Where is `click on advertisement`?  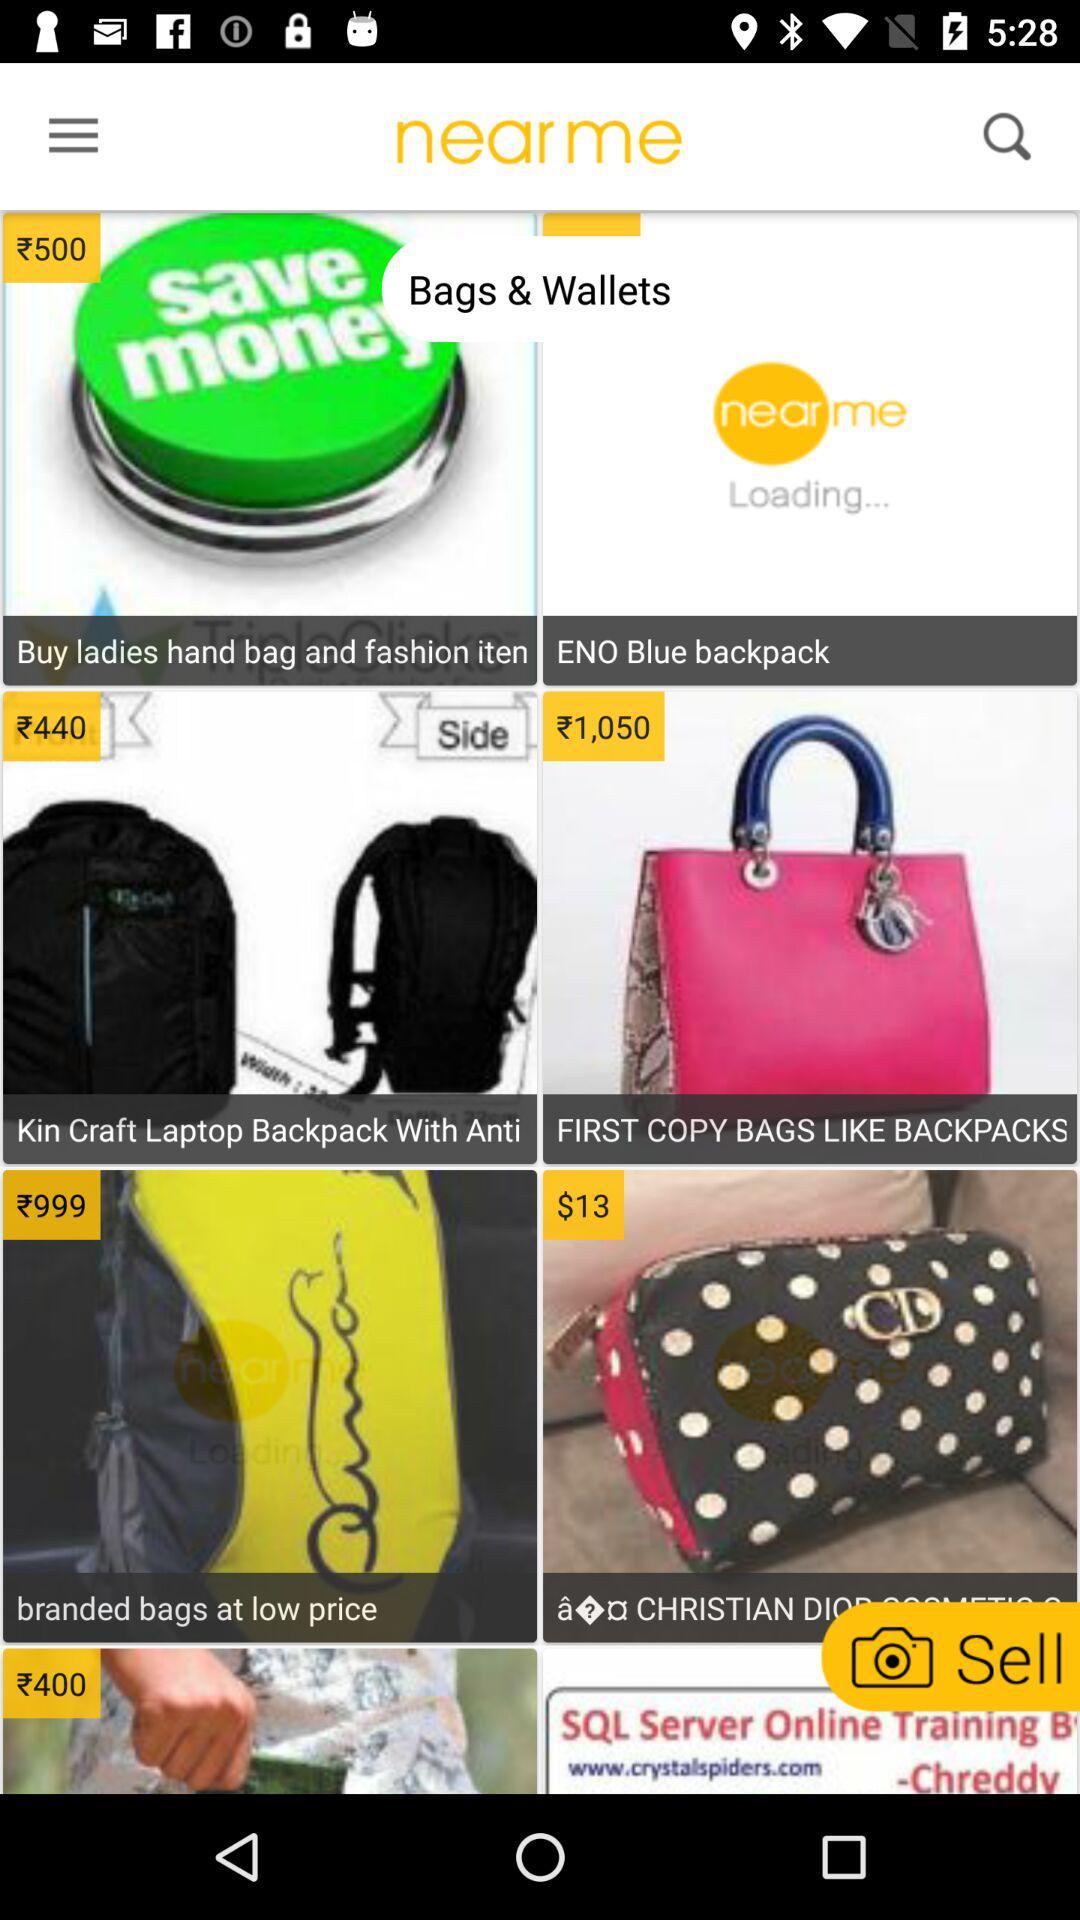
click on advertisement is located at coordinates (270, 1723).